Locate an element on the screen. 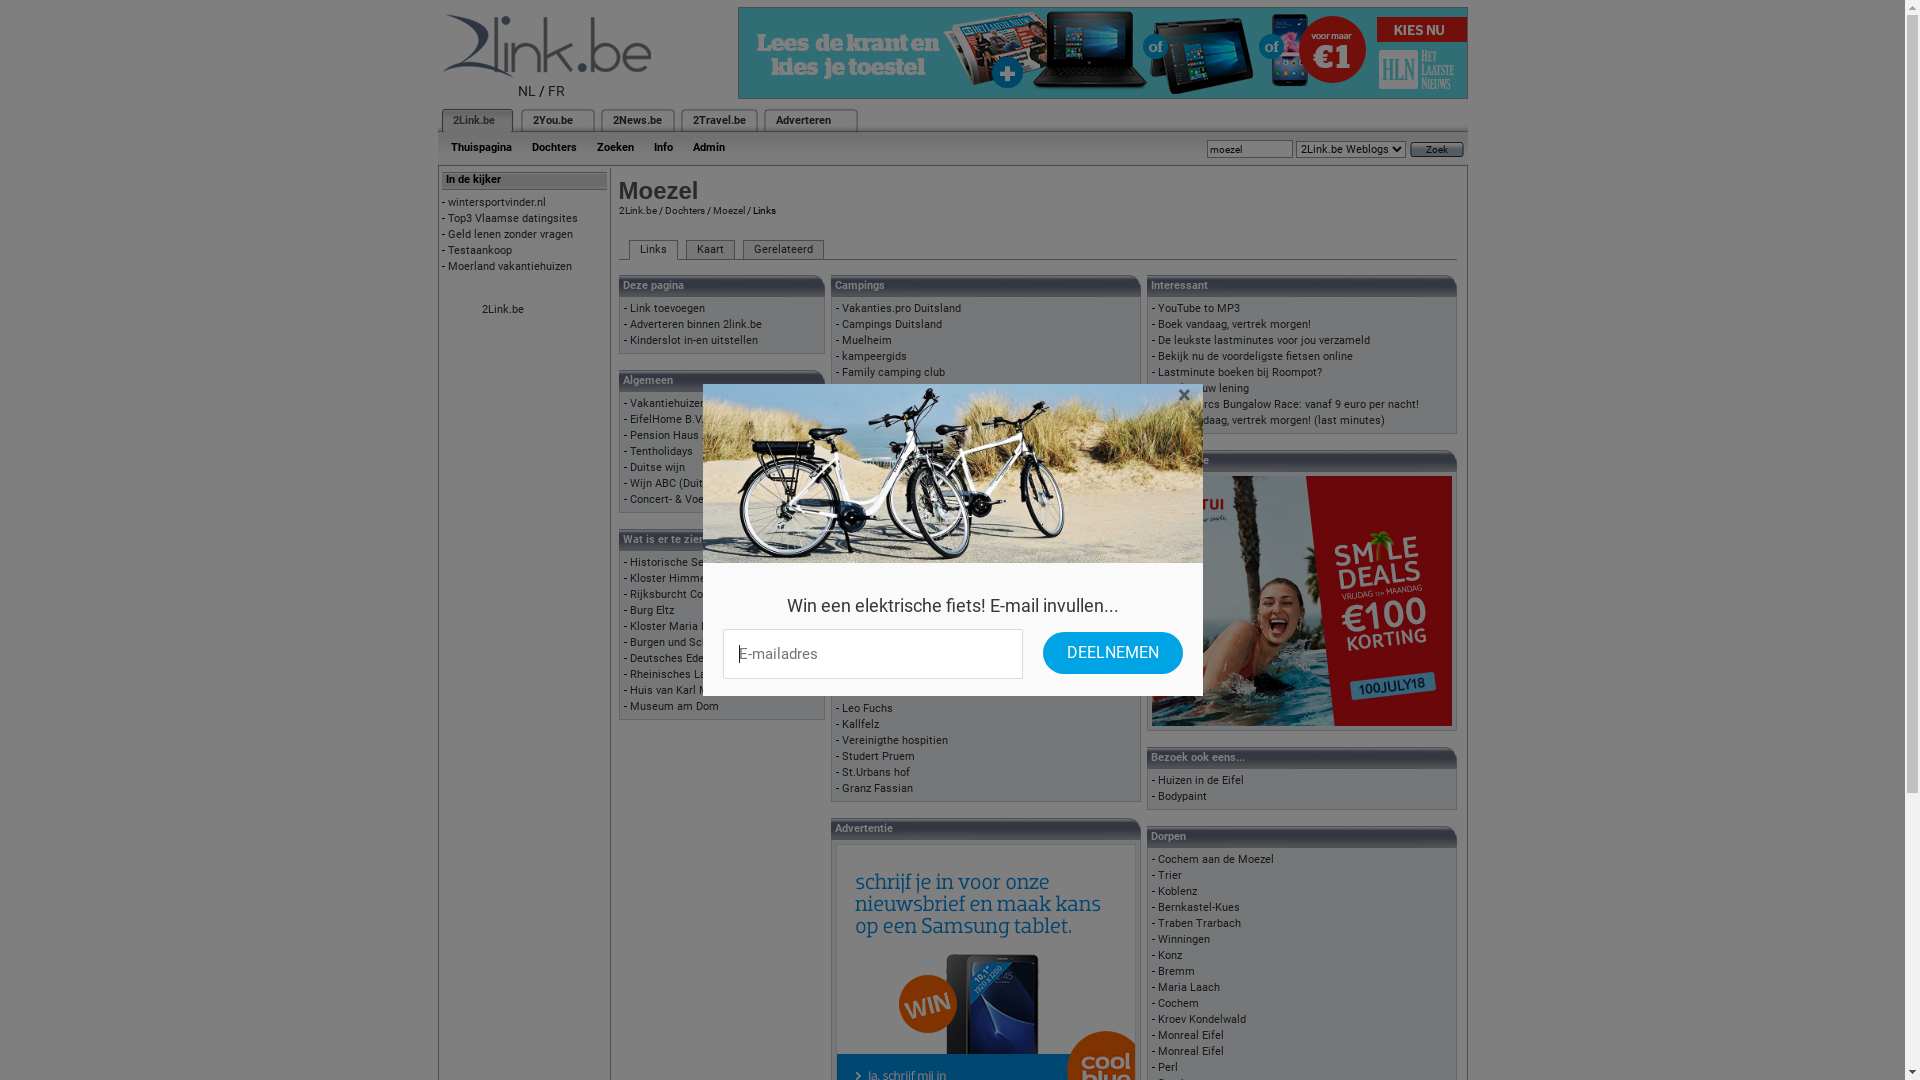 The height and width of the screenshot is (1080, 1920). 'De leukste lastminutes voor jou verzameld' is located at coordinates (1262, 339).